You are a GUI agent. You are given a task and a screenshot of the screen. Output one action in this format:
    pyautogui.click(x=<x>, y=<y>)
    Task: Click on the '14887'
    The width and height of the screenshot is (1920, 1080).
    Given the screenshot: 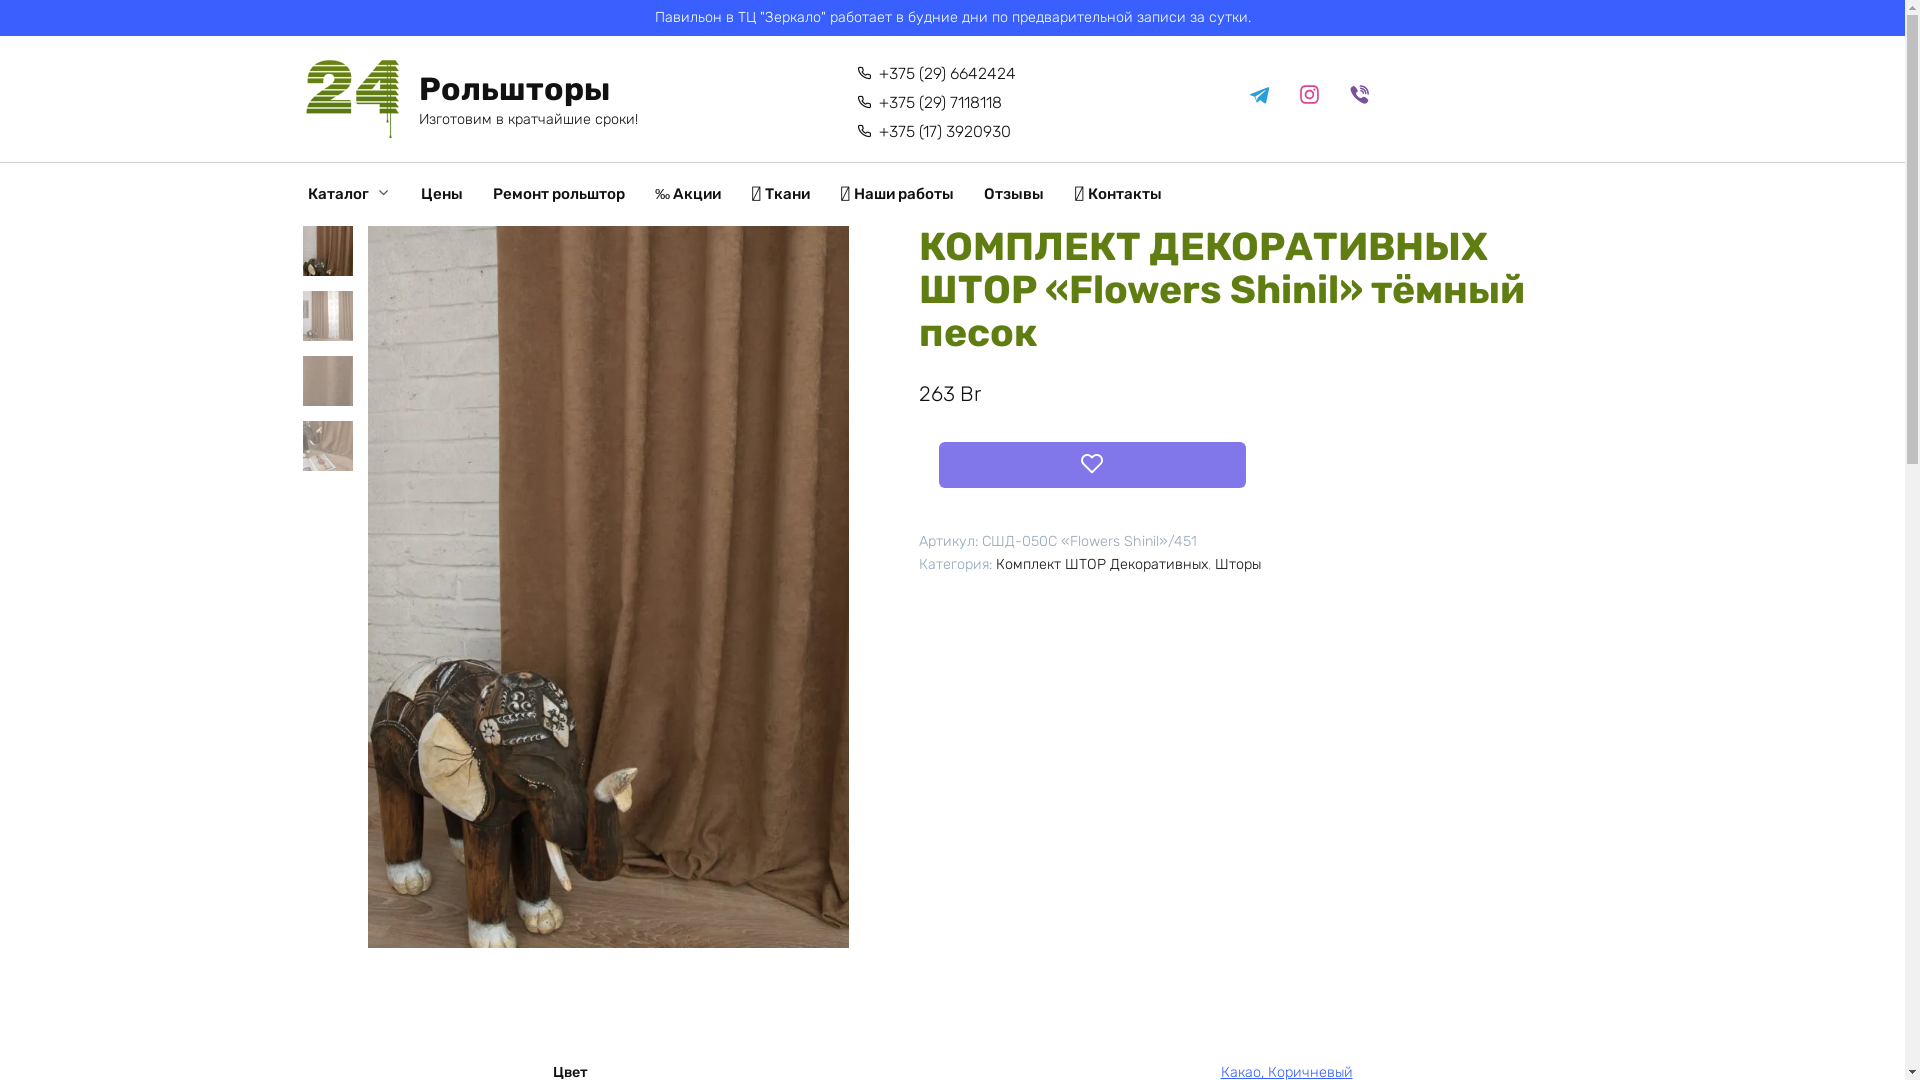 What is the action you would take?
    pyautogui.click(x=152, y=24)
    